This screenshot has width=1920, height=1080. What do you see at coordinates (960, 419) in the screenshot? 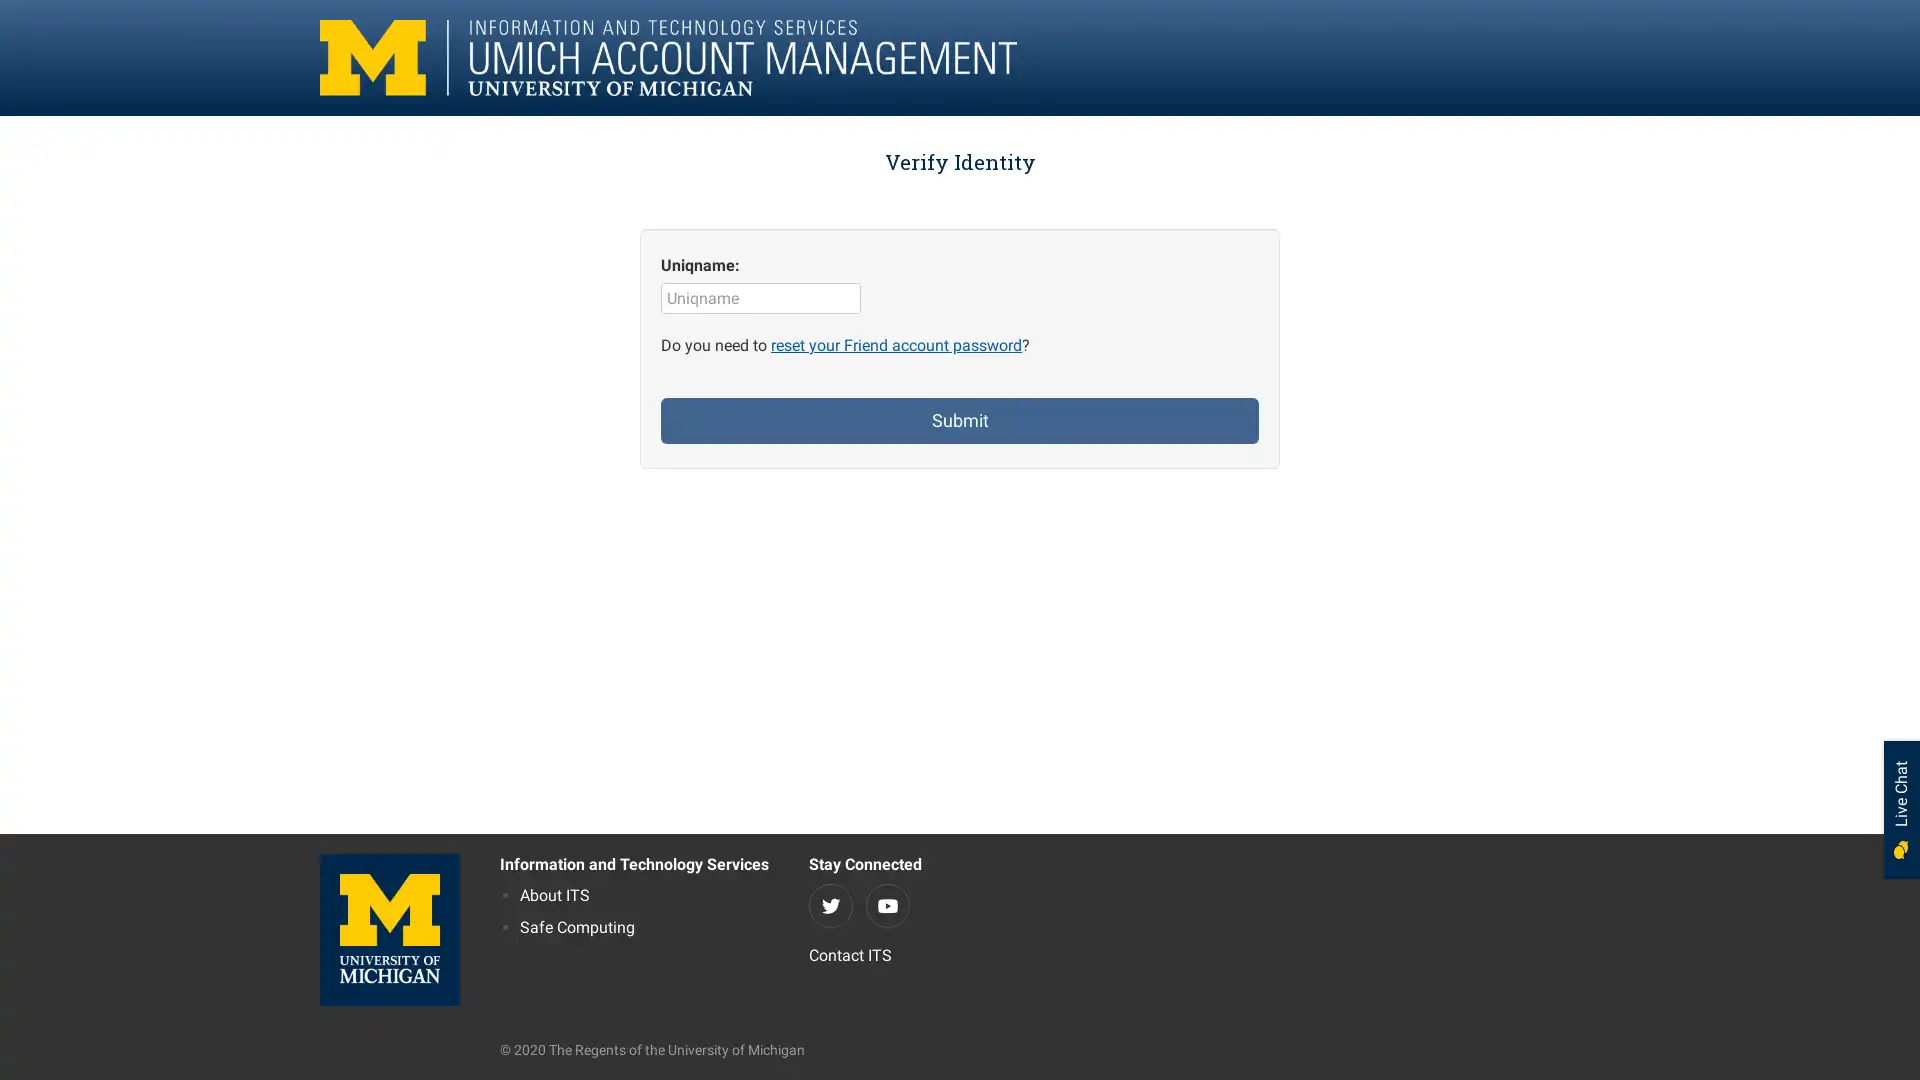
I see `Submit` at bounding box center [960, 419].